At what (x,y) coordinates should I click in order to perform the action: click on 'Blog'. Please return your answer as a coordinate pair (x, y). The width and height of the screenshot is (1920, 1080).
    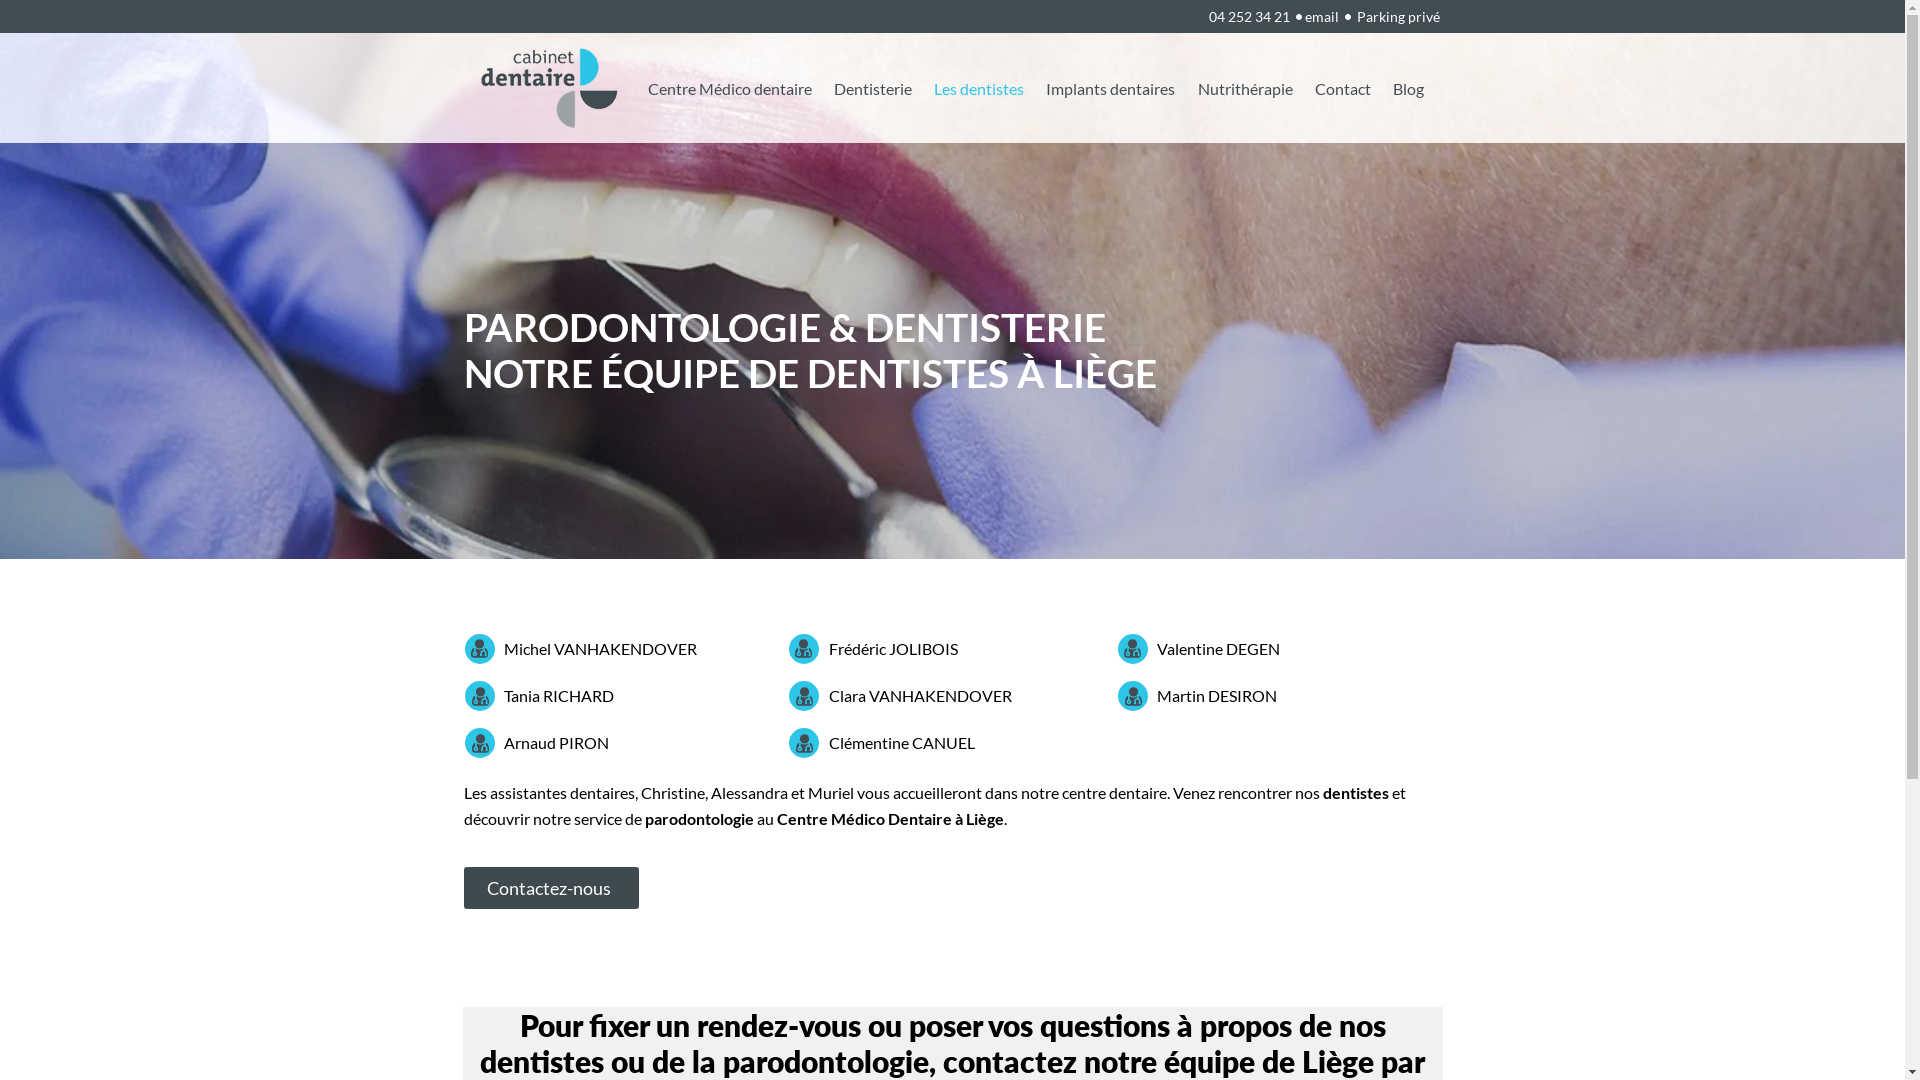
    Looking at the image, I should click on (1407, 87).